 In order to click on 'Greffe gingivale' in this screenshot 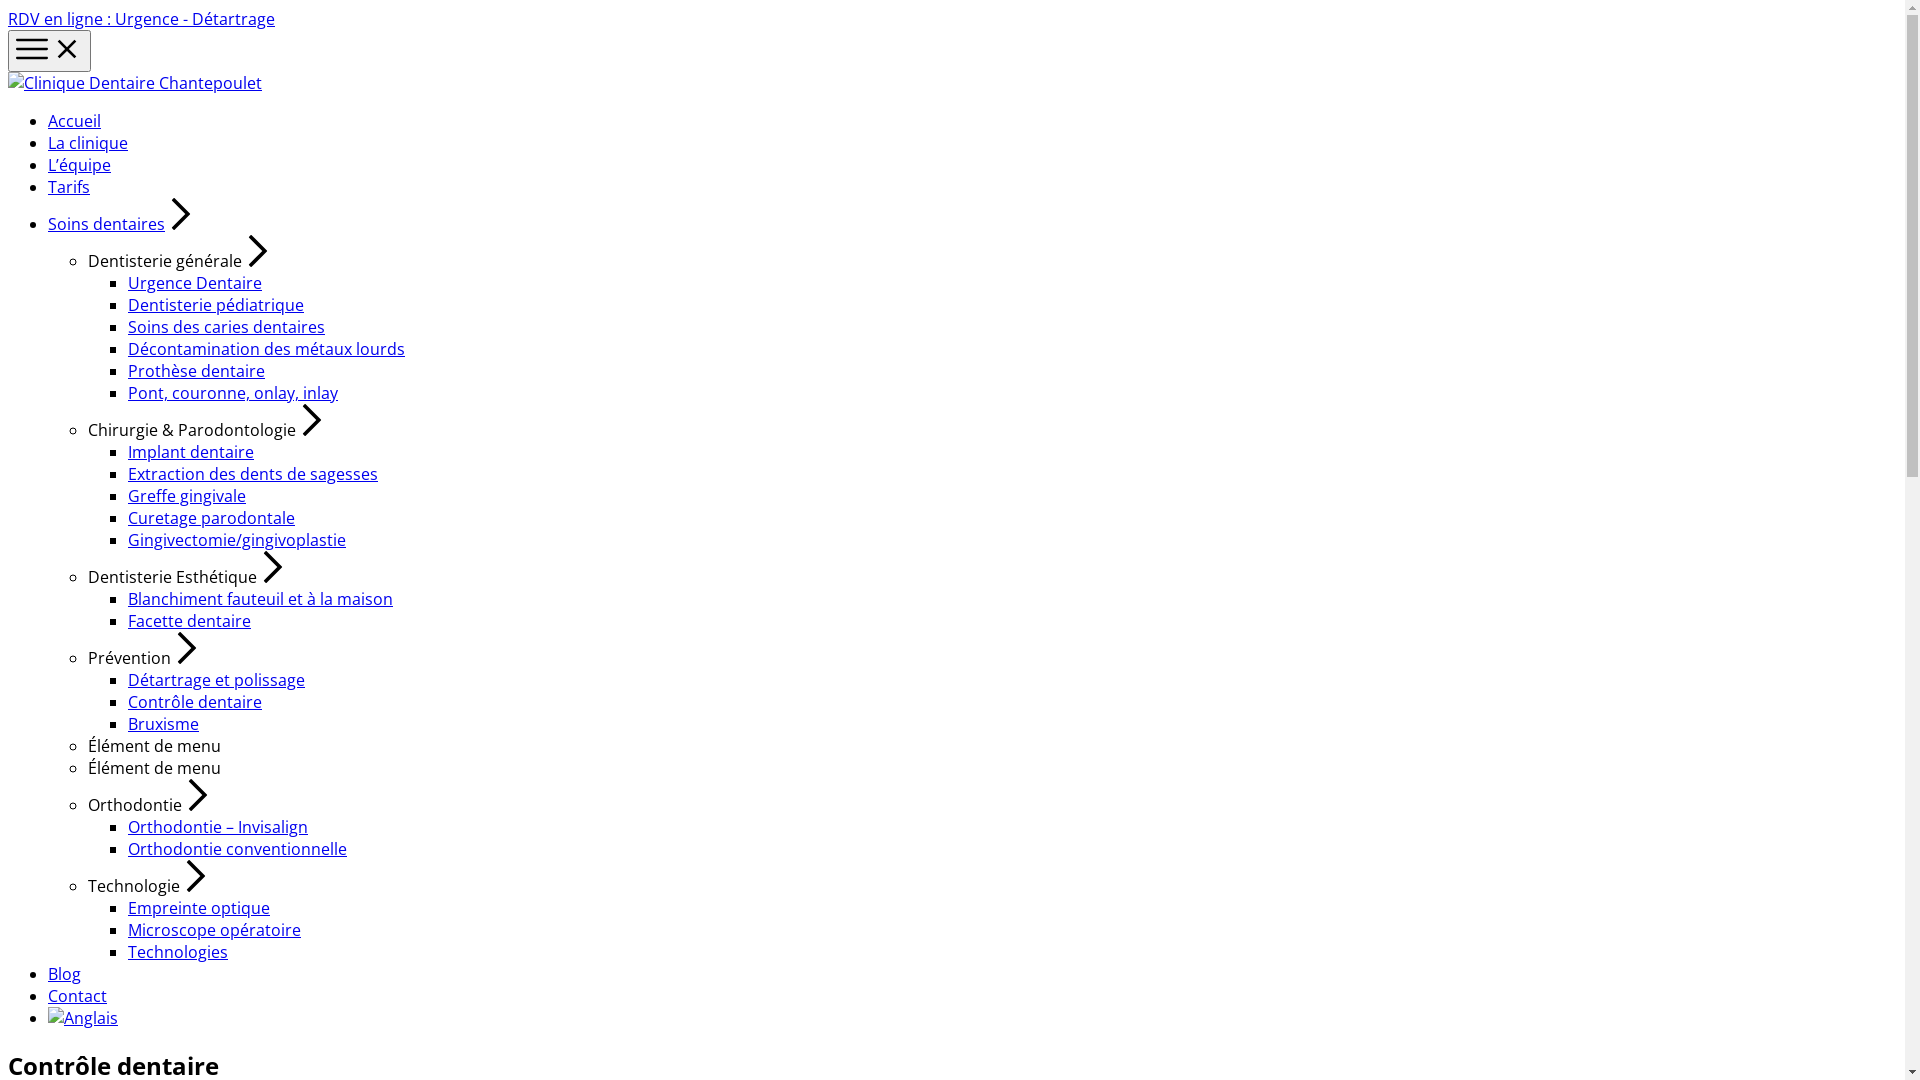, I will do `click(187, 495)`.